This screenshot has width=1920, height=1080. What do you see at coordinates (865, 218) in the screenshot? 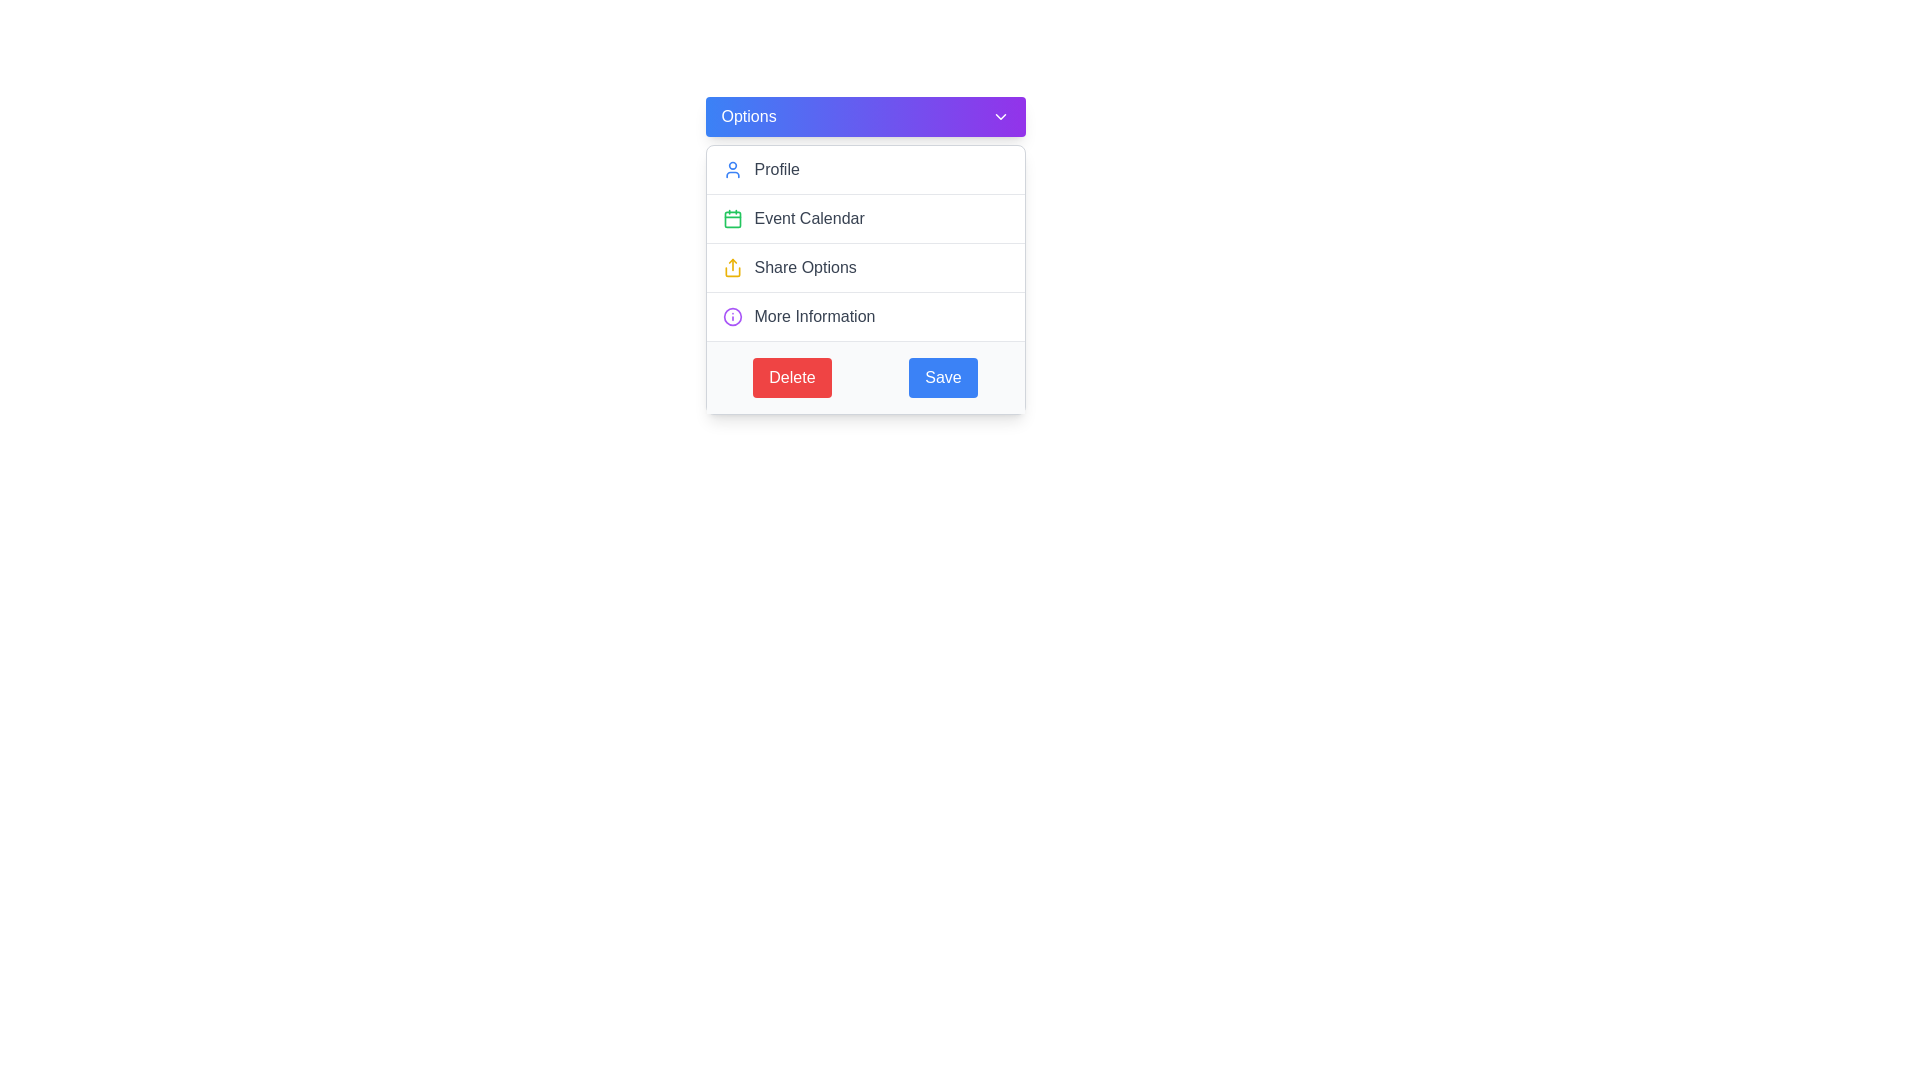
I see `the second menu item in the dropdown list, which is located below the 'Profile' menu item and above 'Share Options'` at bounding box center [865, 218].